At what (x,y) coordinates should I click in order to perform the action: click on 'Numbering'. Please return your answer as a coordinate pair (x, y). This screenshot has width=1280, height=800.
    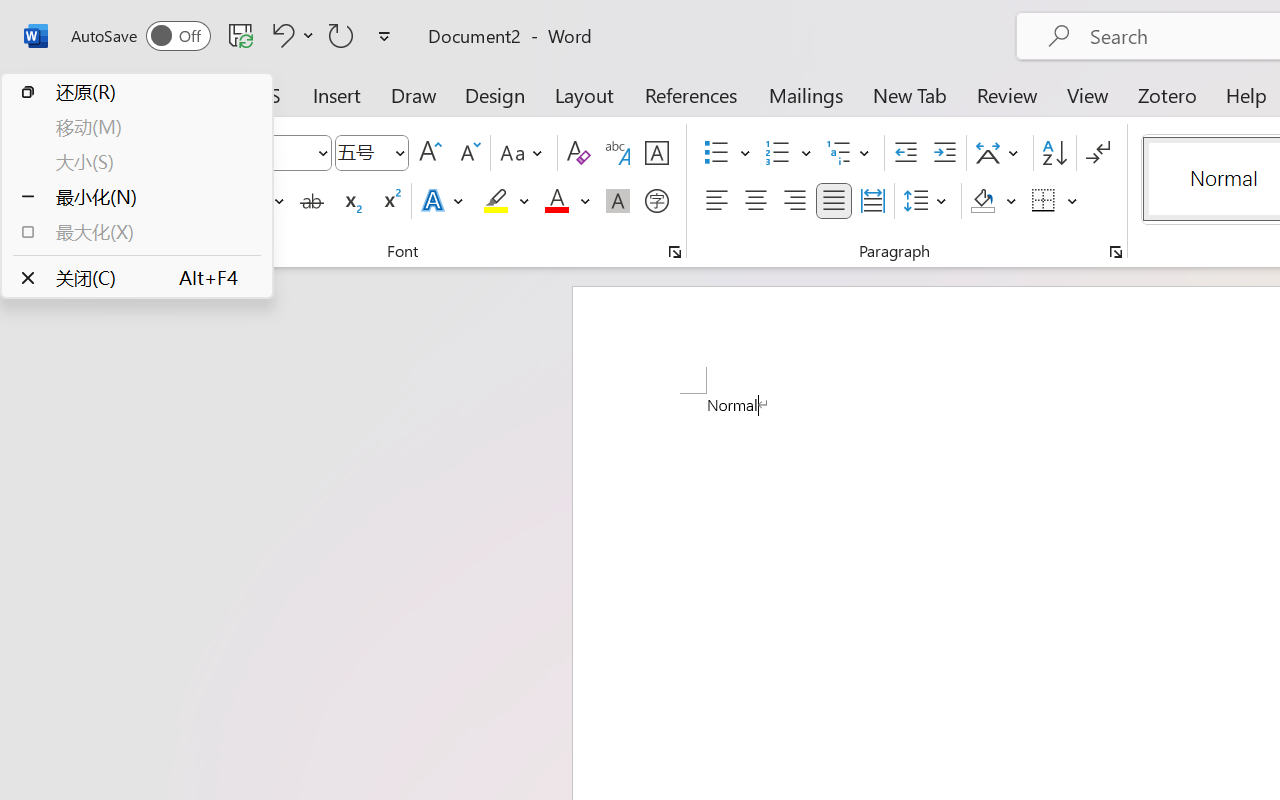
    Looking at the image, I should click on (788, 153).